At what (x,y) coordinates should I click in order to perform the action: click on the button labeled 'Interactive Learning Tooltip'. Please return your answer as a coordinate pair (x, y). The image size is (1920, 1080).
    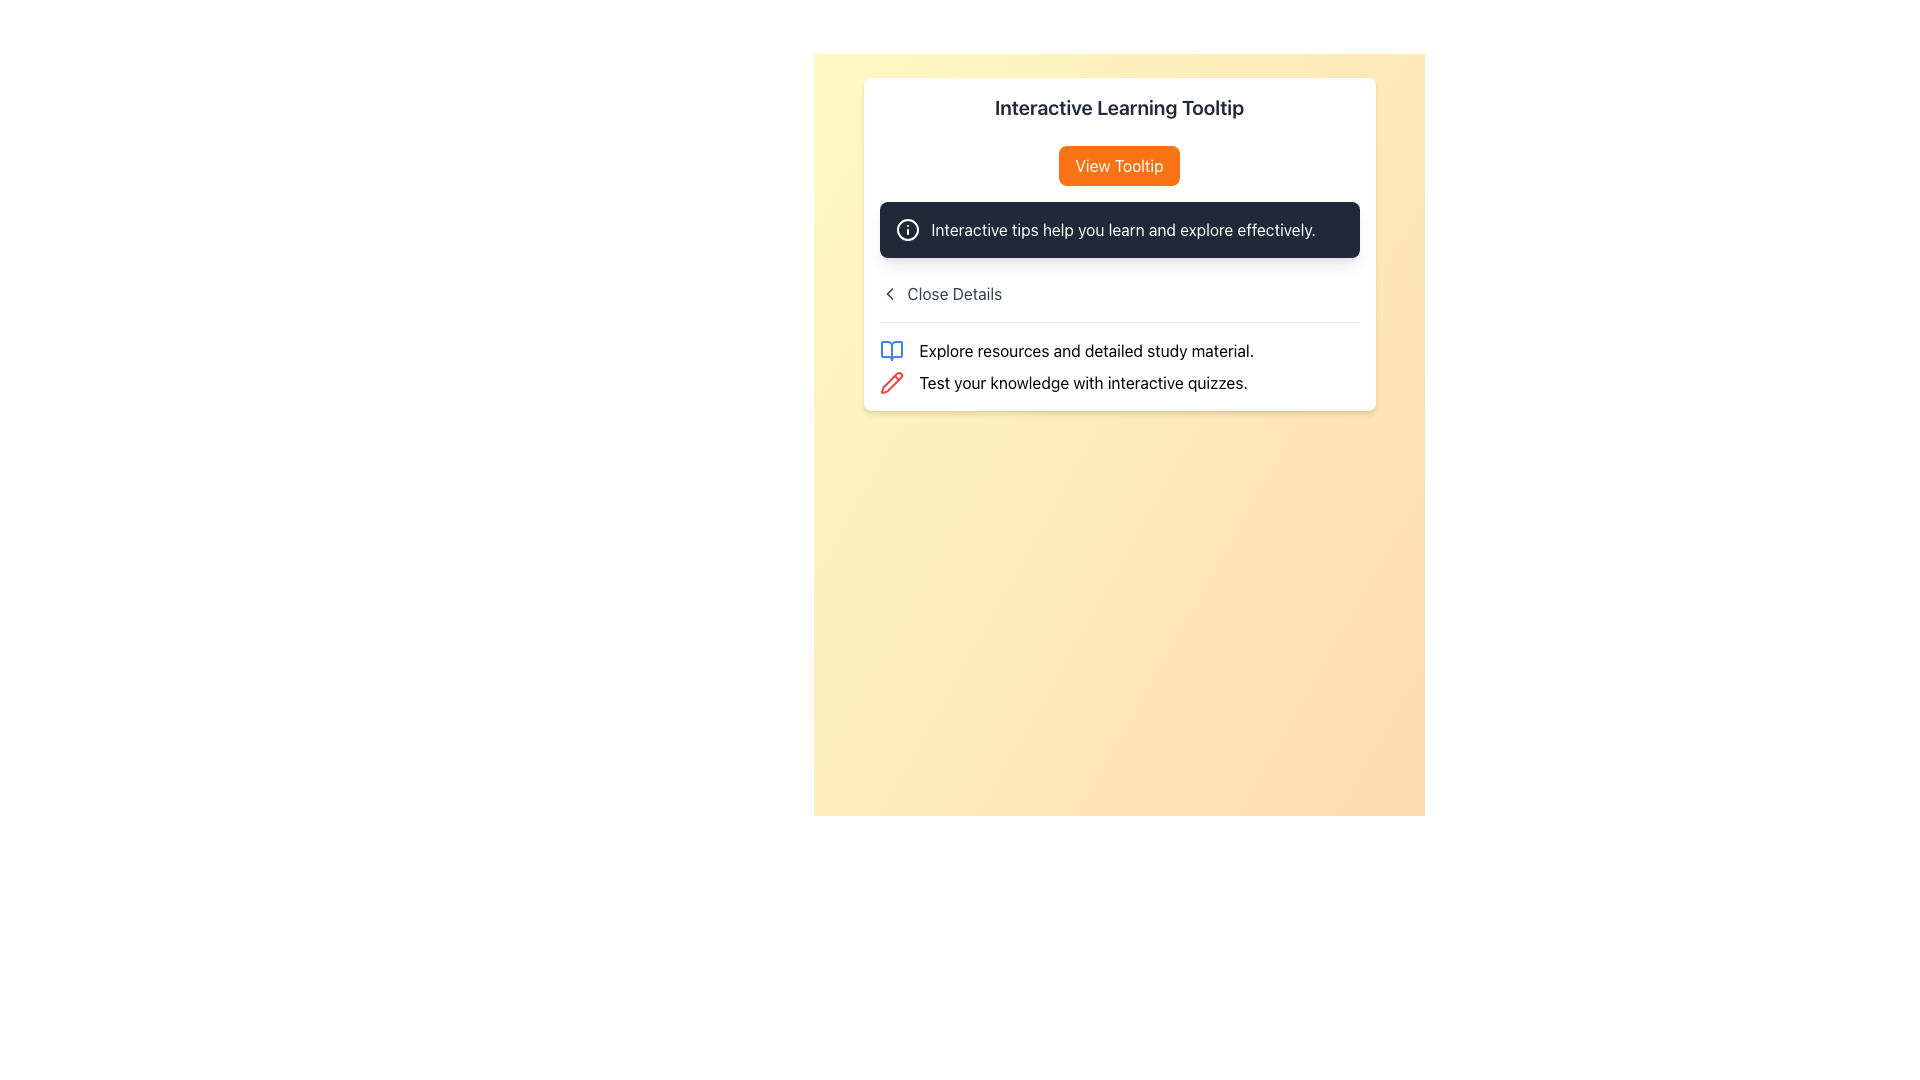
    Looking at the image, I should click on (1118, 164).